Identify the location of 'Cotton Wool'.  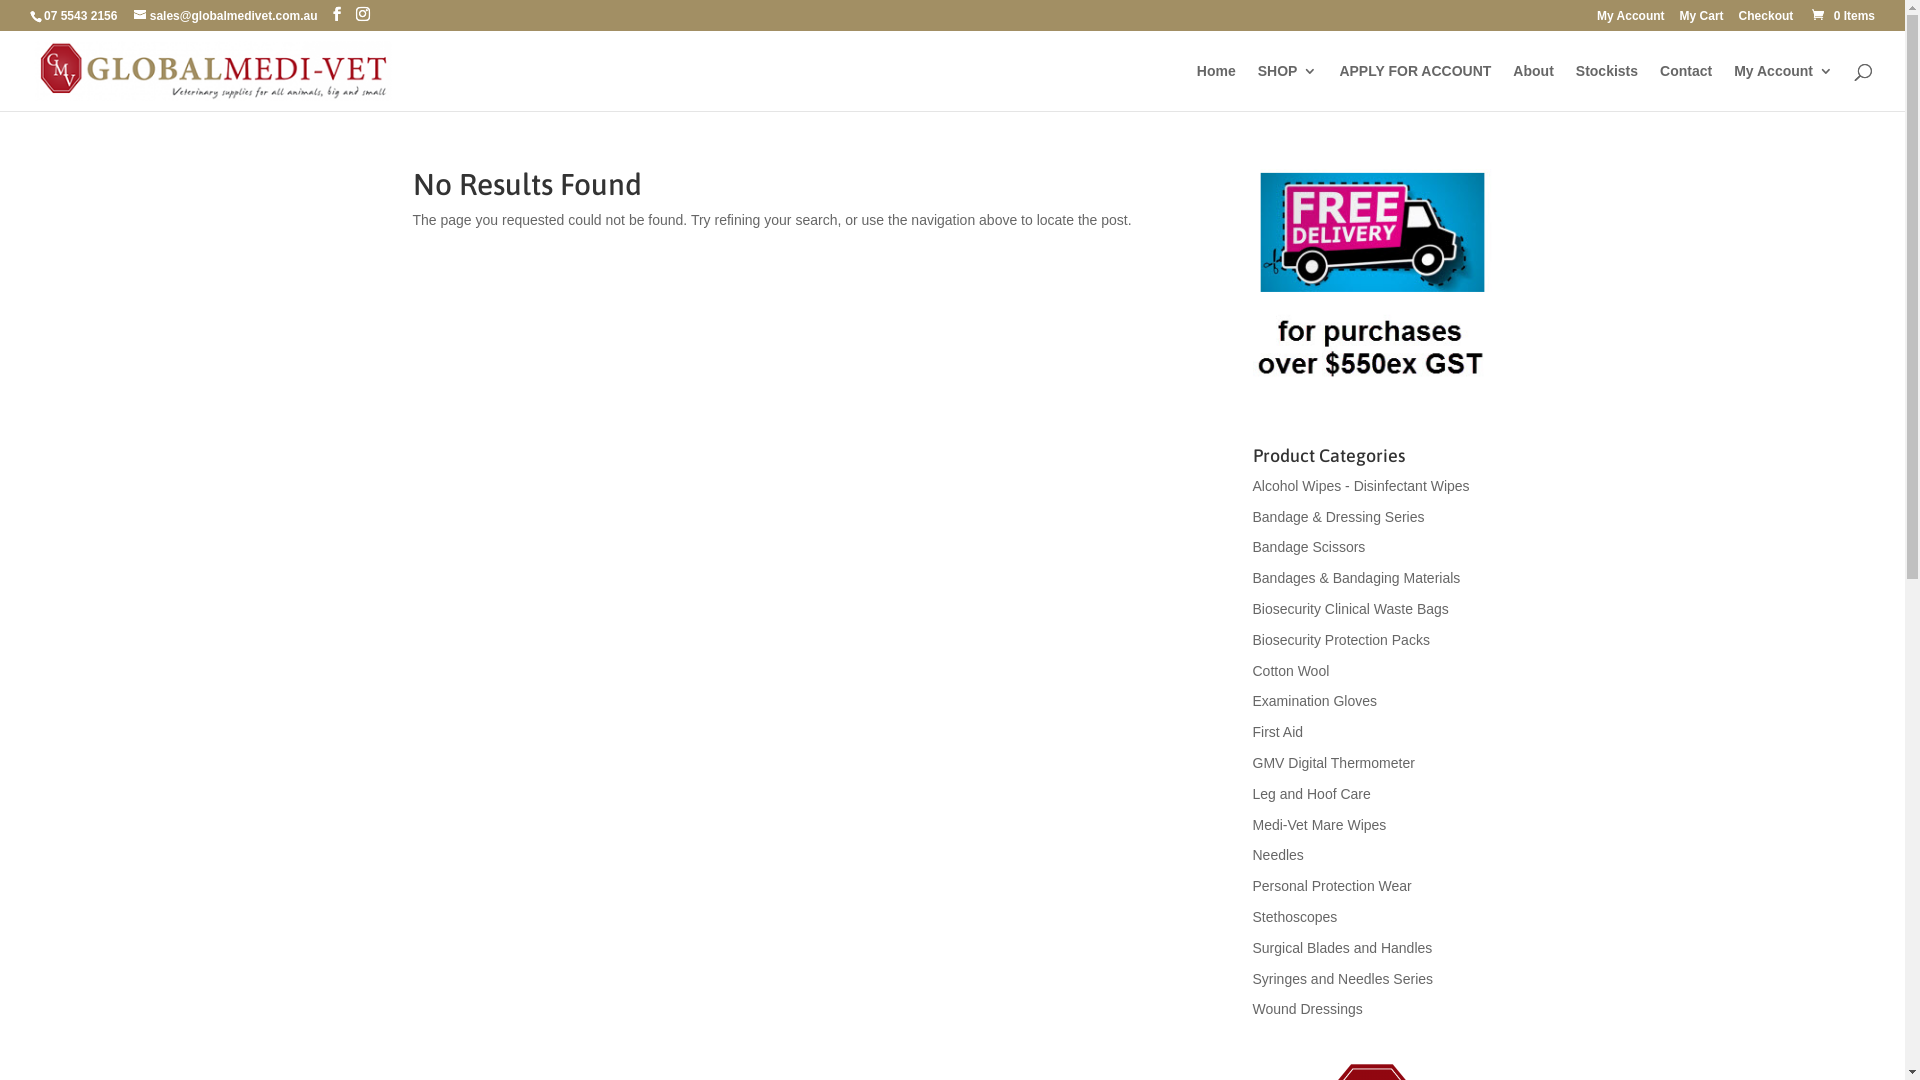
(1290, 671).